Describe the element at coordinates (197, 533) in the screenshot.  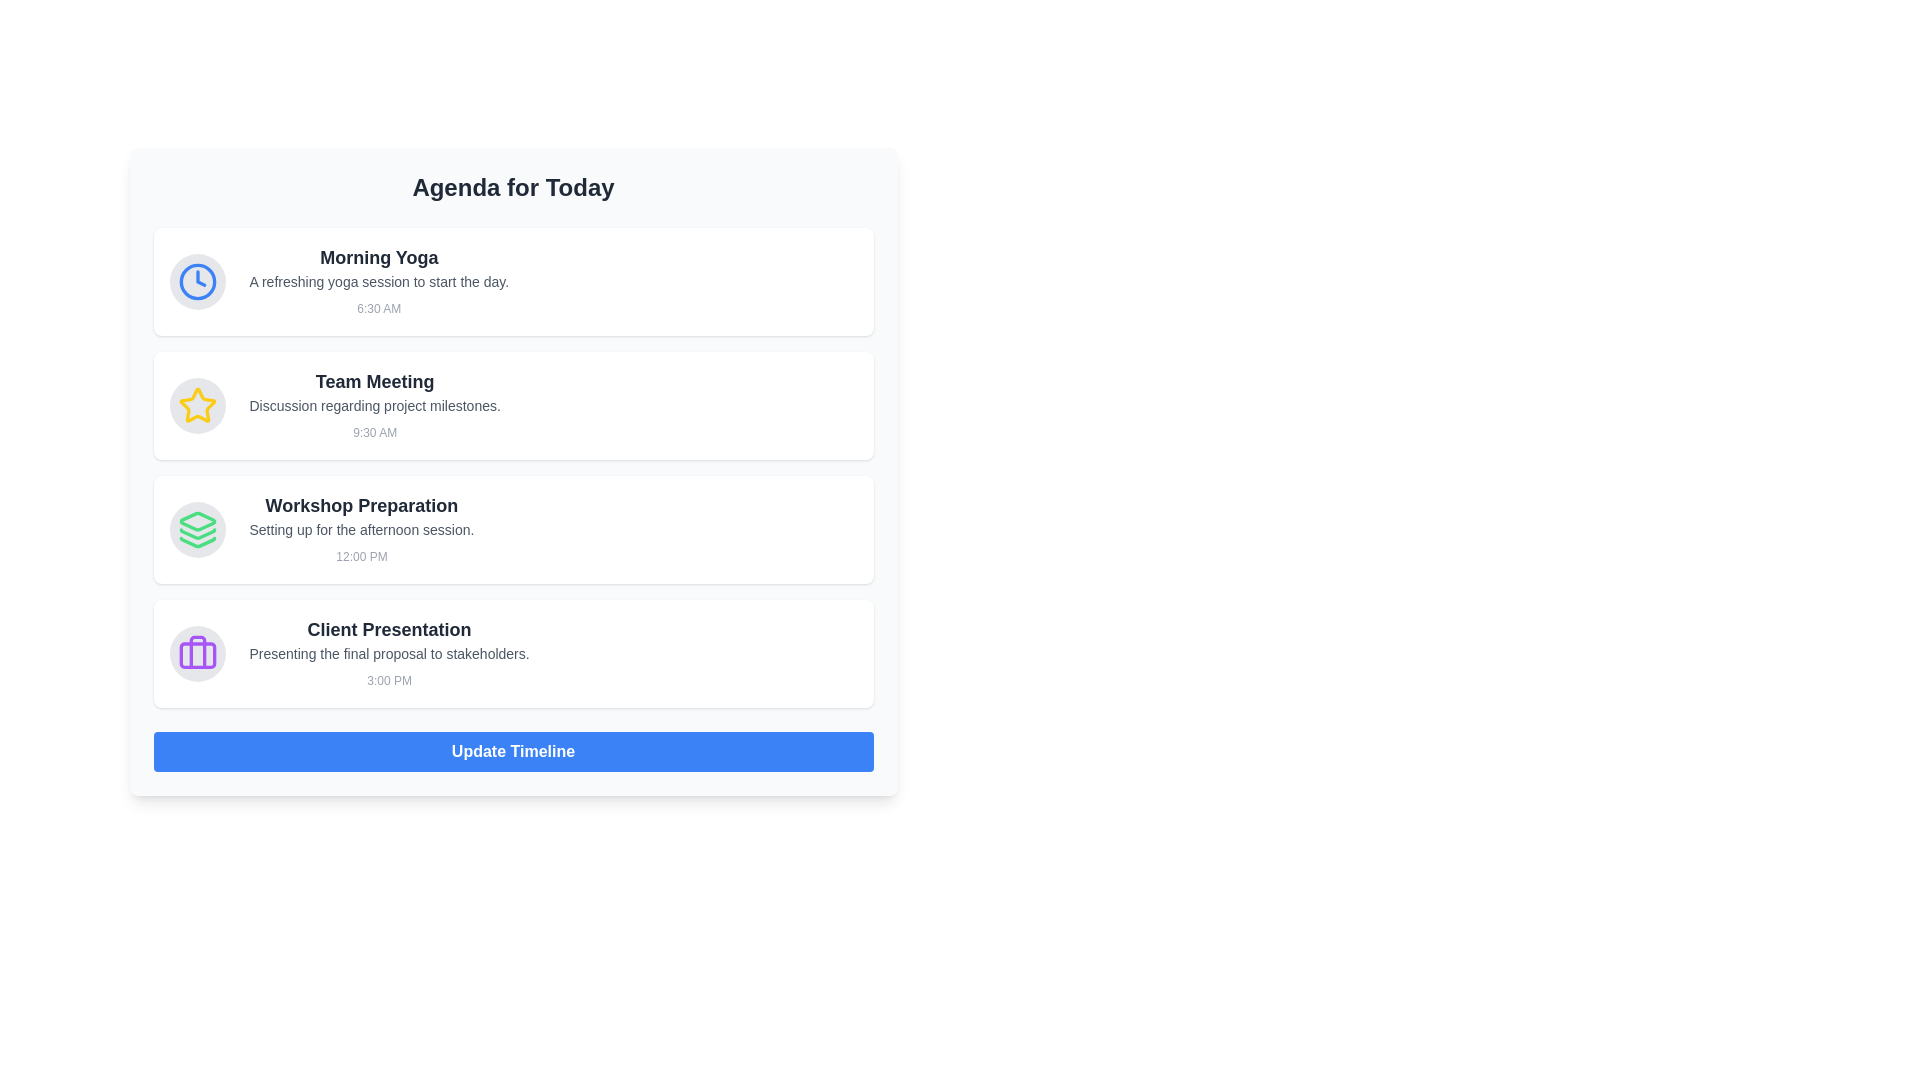
I see `the decorative vector graphic representing the agenda item labeled 'Workshop Preparation', which is the middle layer of a three-layered stack icon in a vertical list` at that location.